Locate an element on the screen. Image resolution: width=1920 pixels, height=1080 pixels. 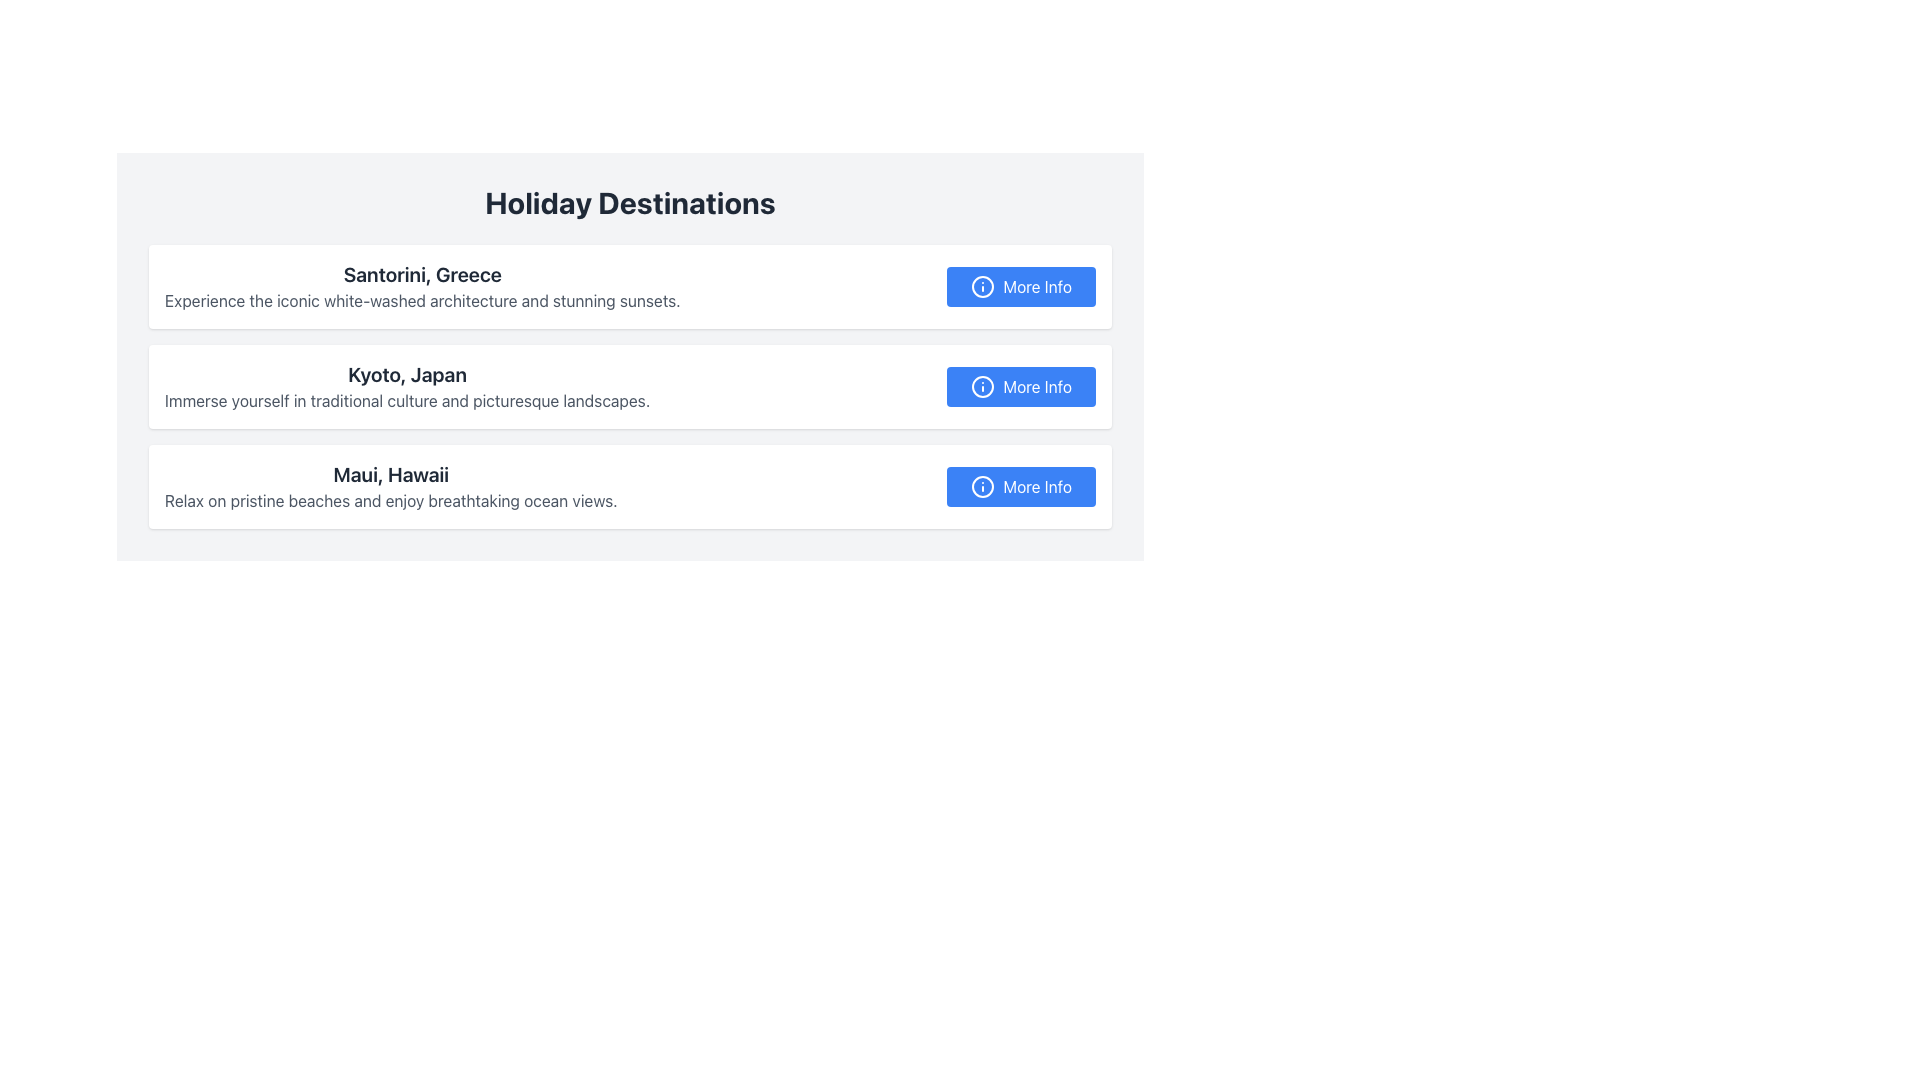
the descriptive text that reads 'Experience the iconic white-washed architecture and stunning sunsets.' located directly beneath the bold heading 'Santorini, Greece' is located at coordinates (421, 300).